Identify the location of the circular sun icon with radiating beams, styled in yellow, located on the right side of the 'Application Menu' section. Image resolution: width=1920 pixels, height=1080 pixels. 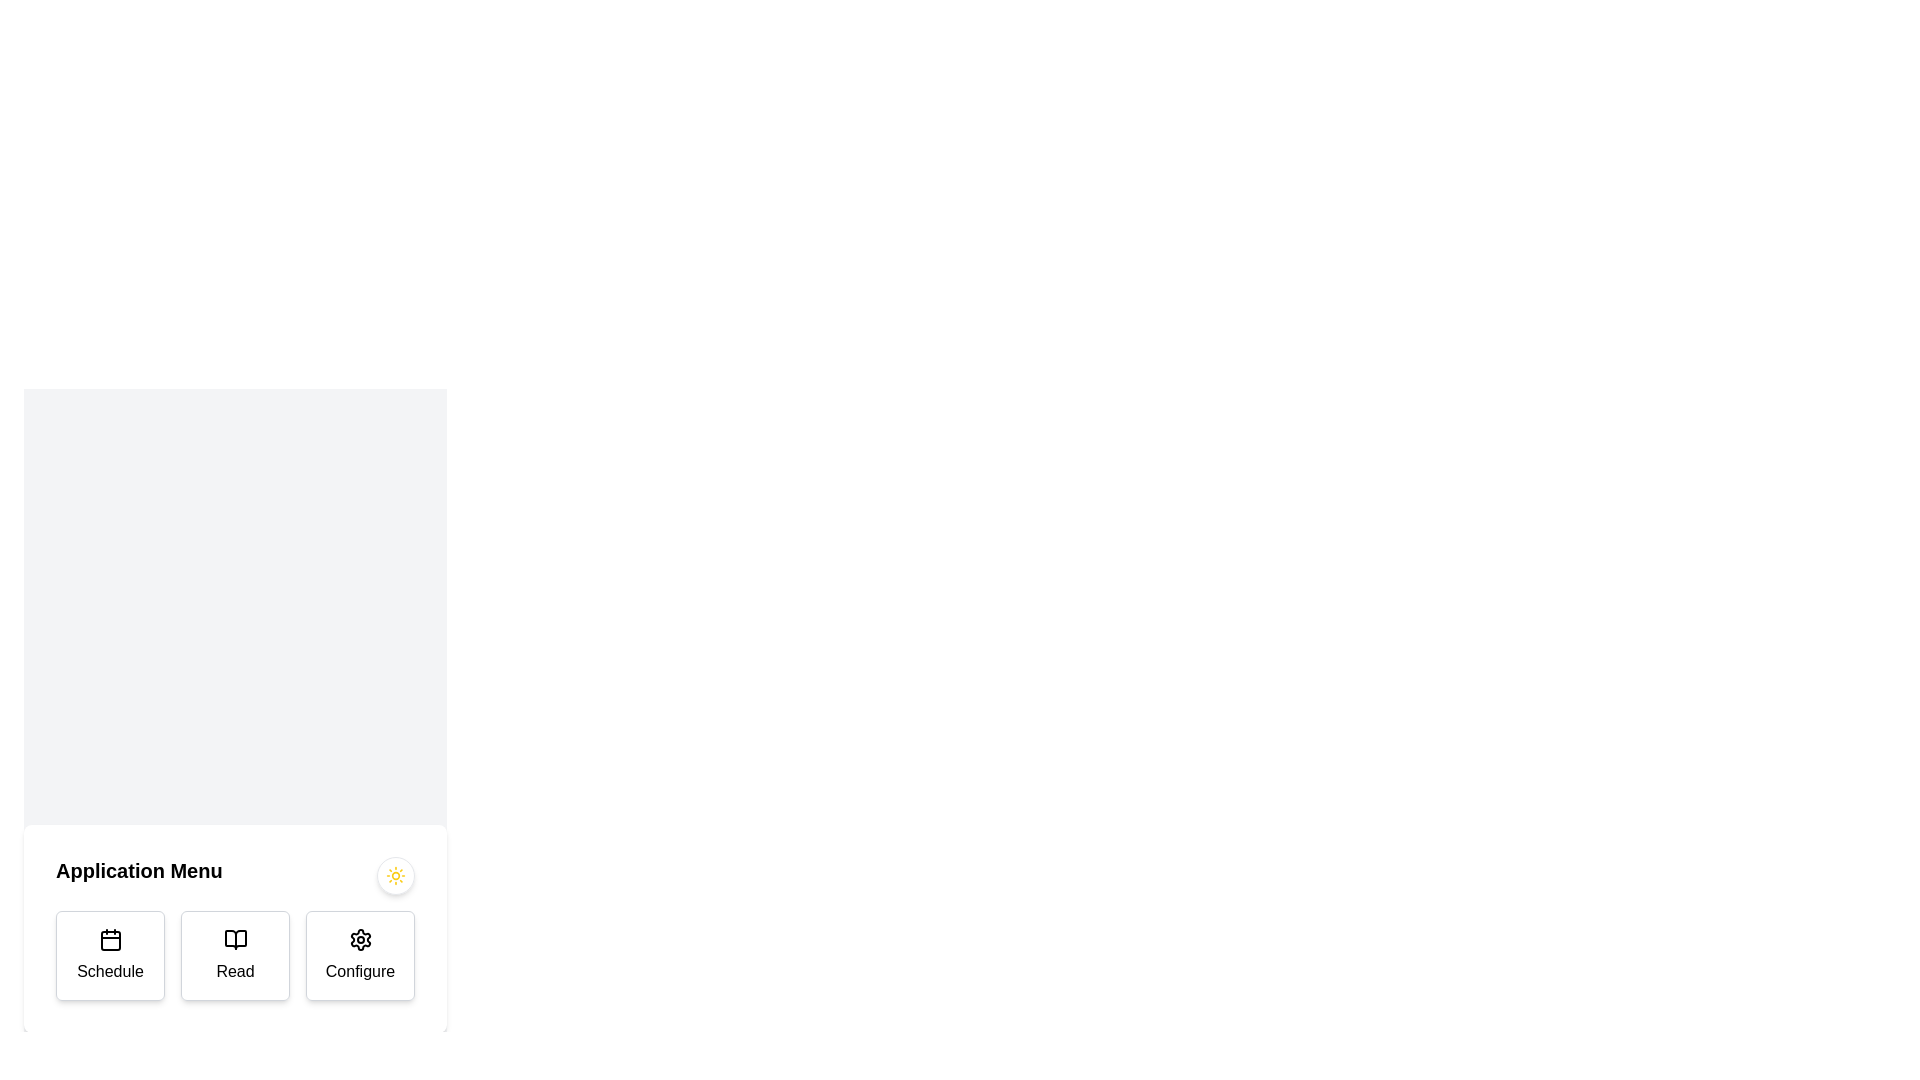
(395, 874).